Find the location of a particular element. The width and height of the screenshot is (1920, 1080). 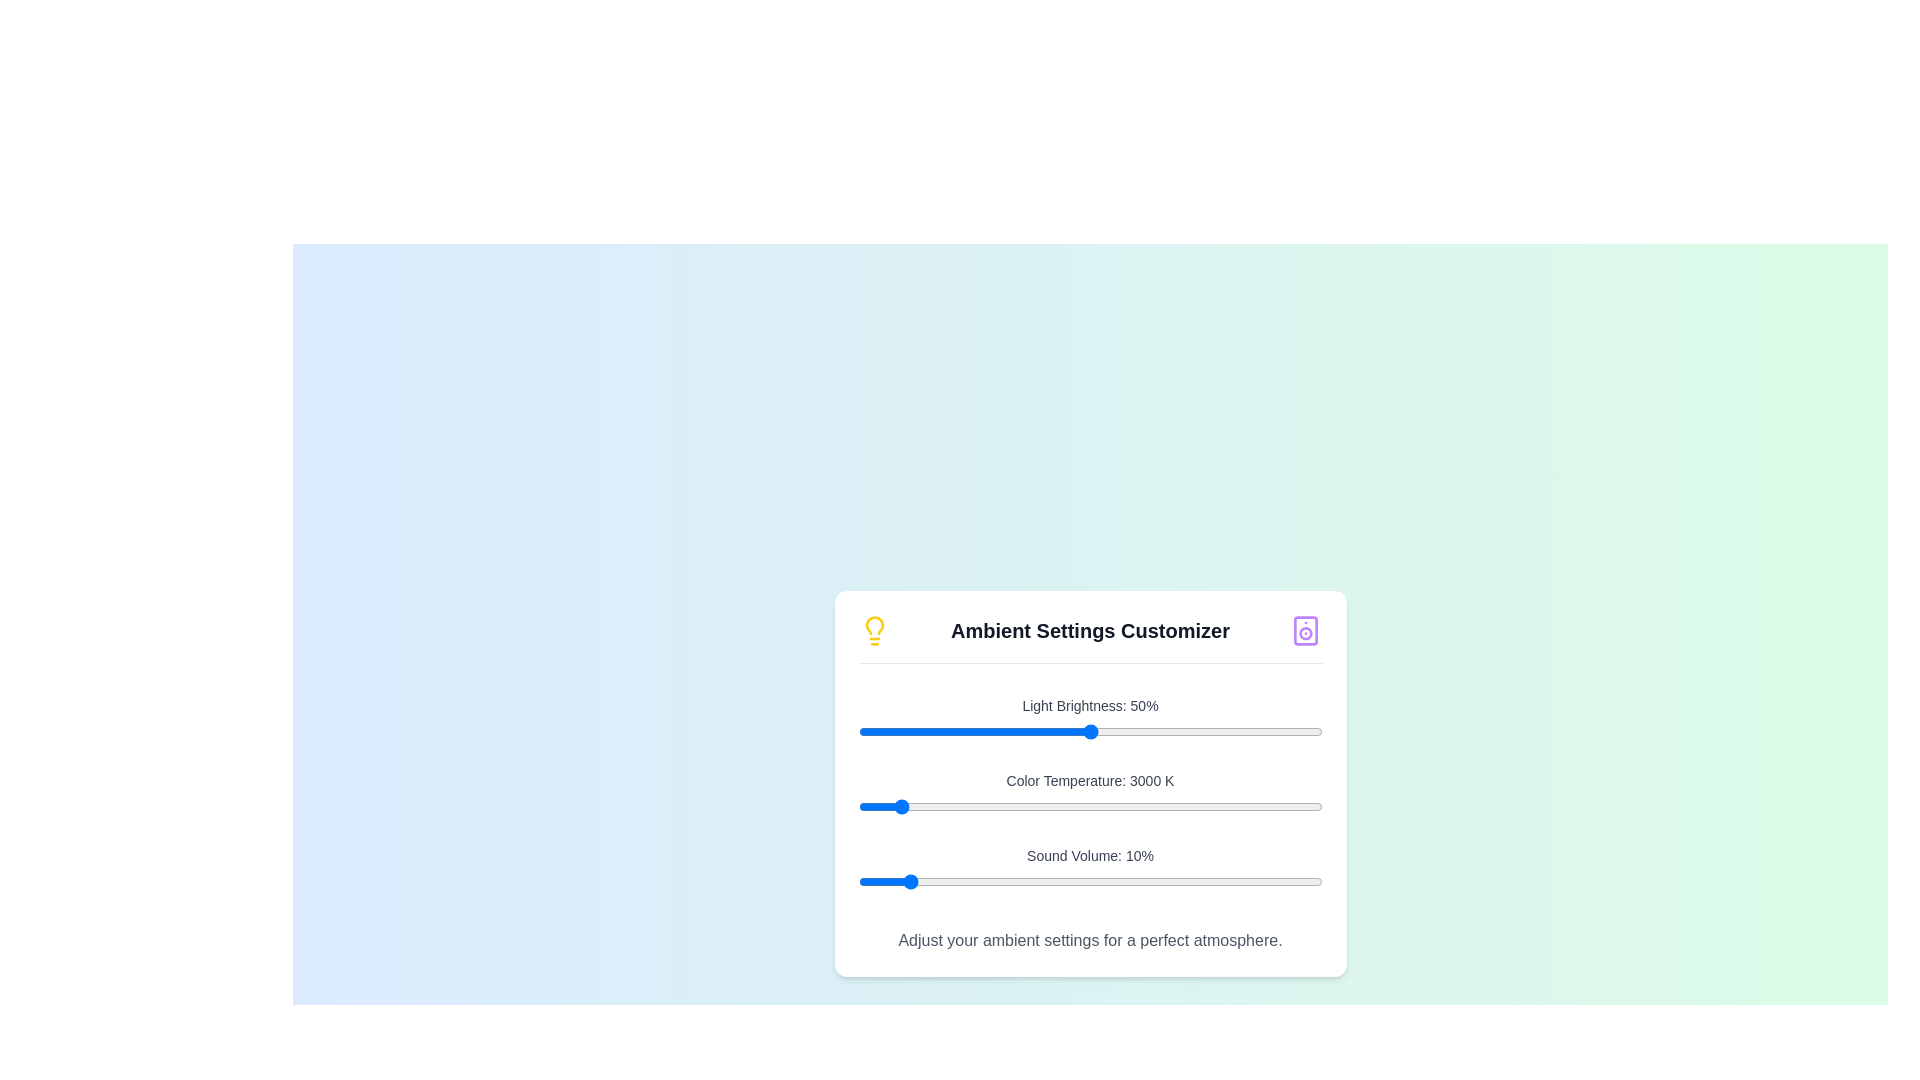

the sound volume is located at coordinates (1303, 881).